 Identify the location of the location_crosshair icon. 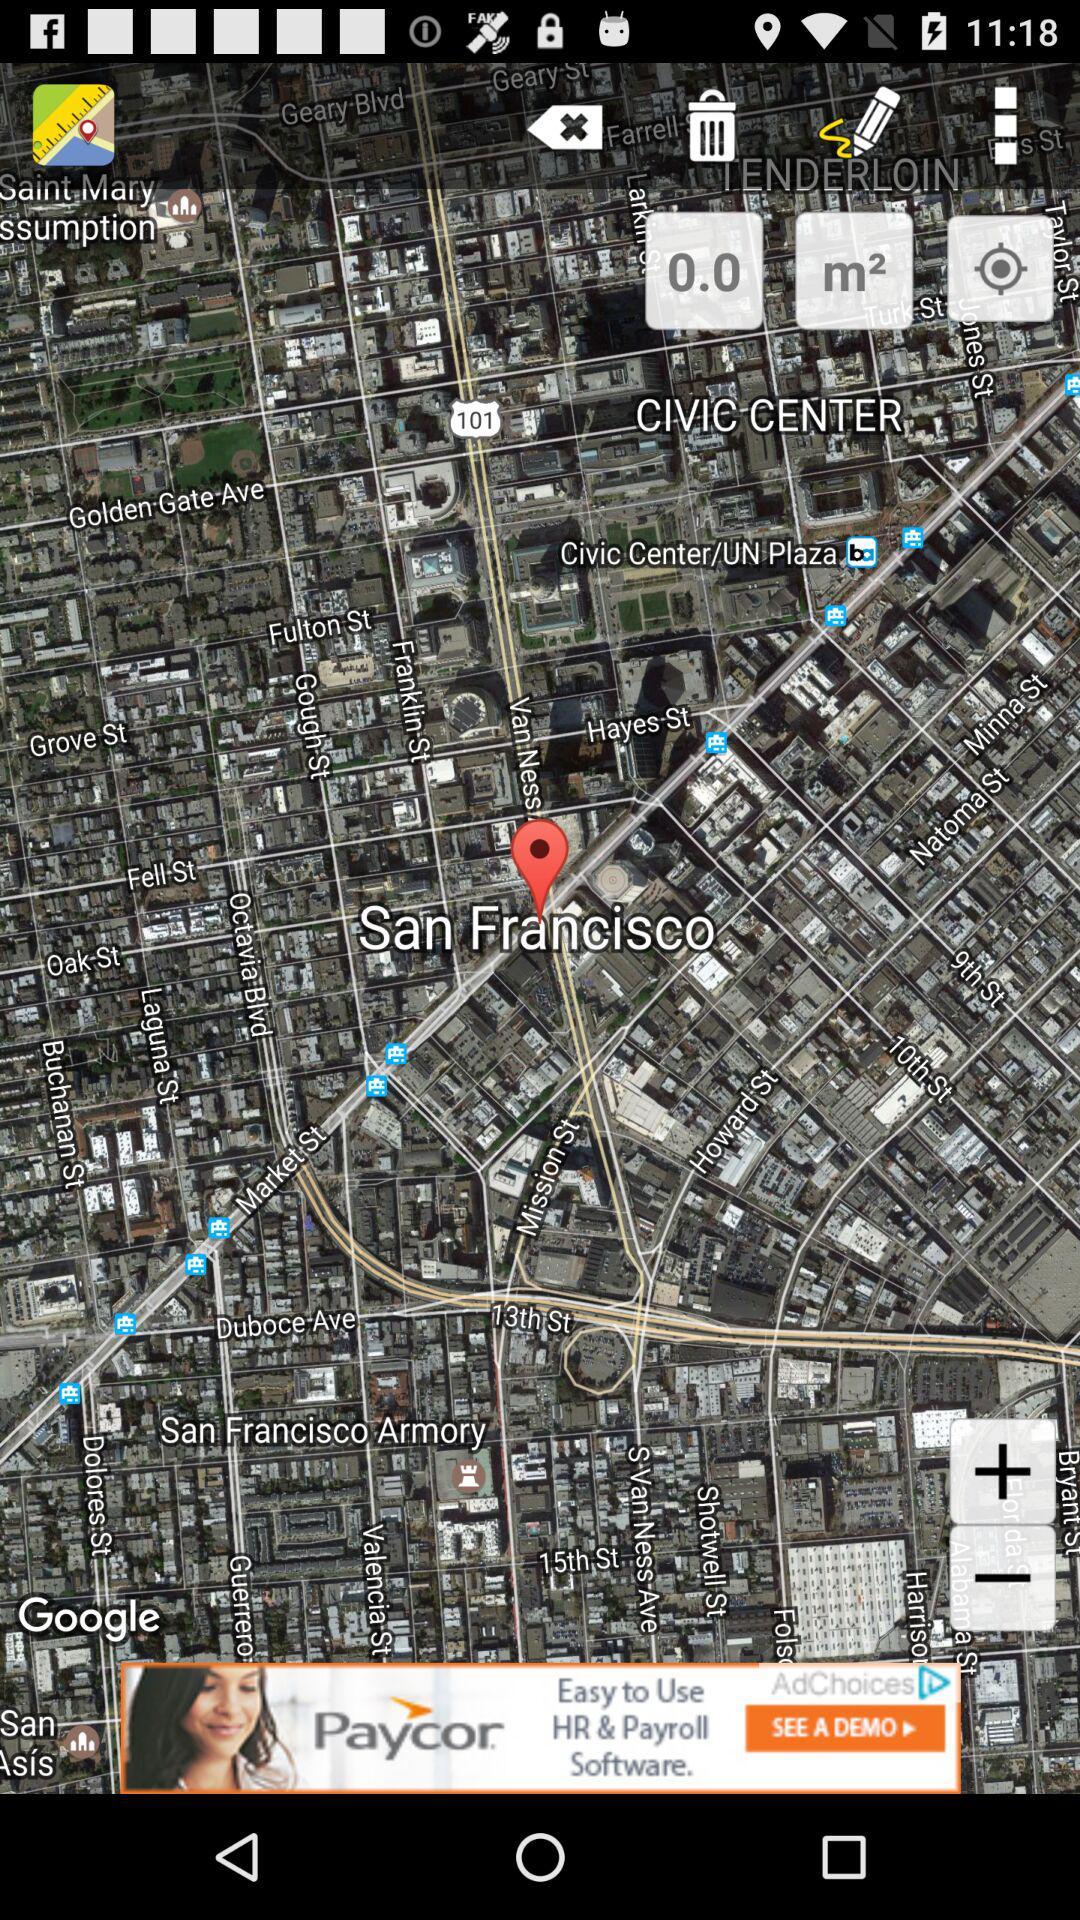
(1000, 286).